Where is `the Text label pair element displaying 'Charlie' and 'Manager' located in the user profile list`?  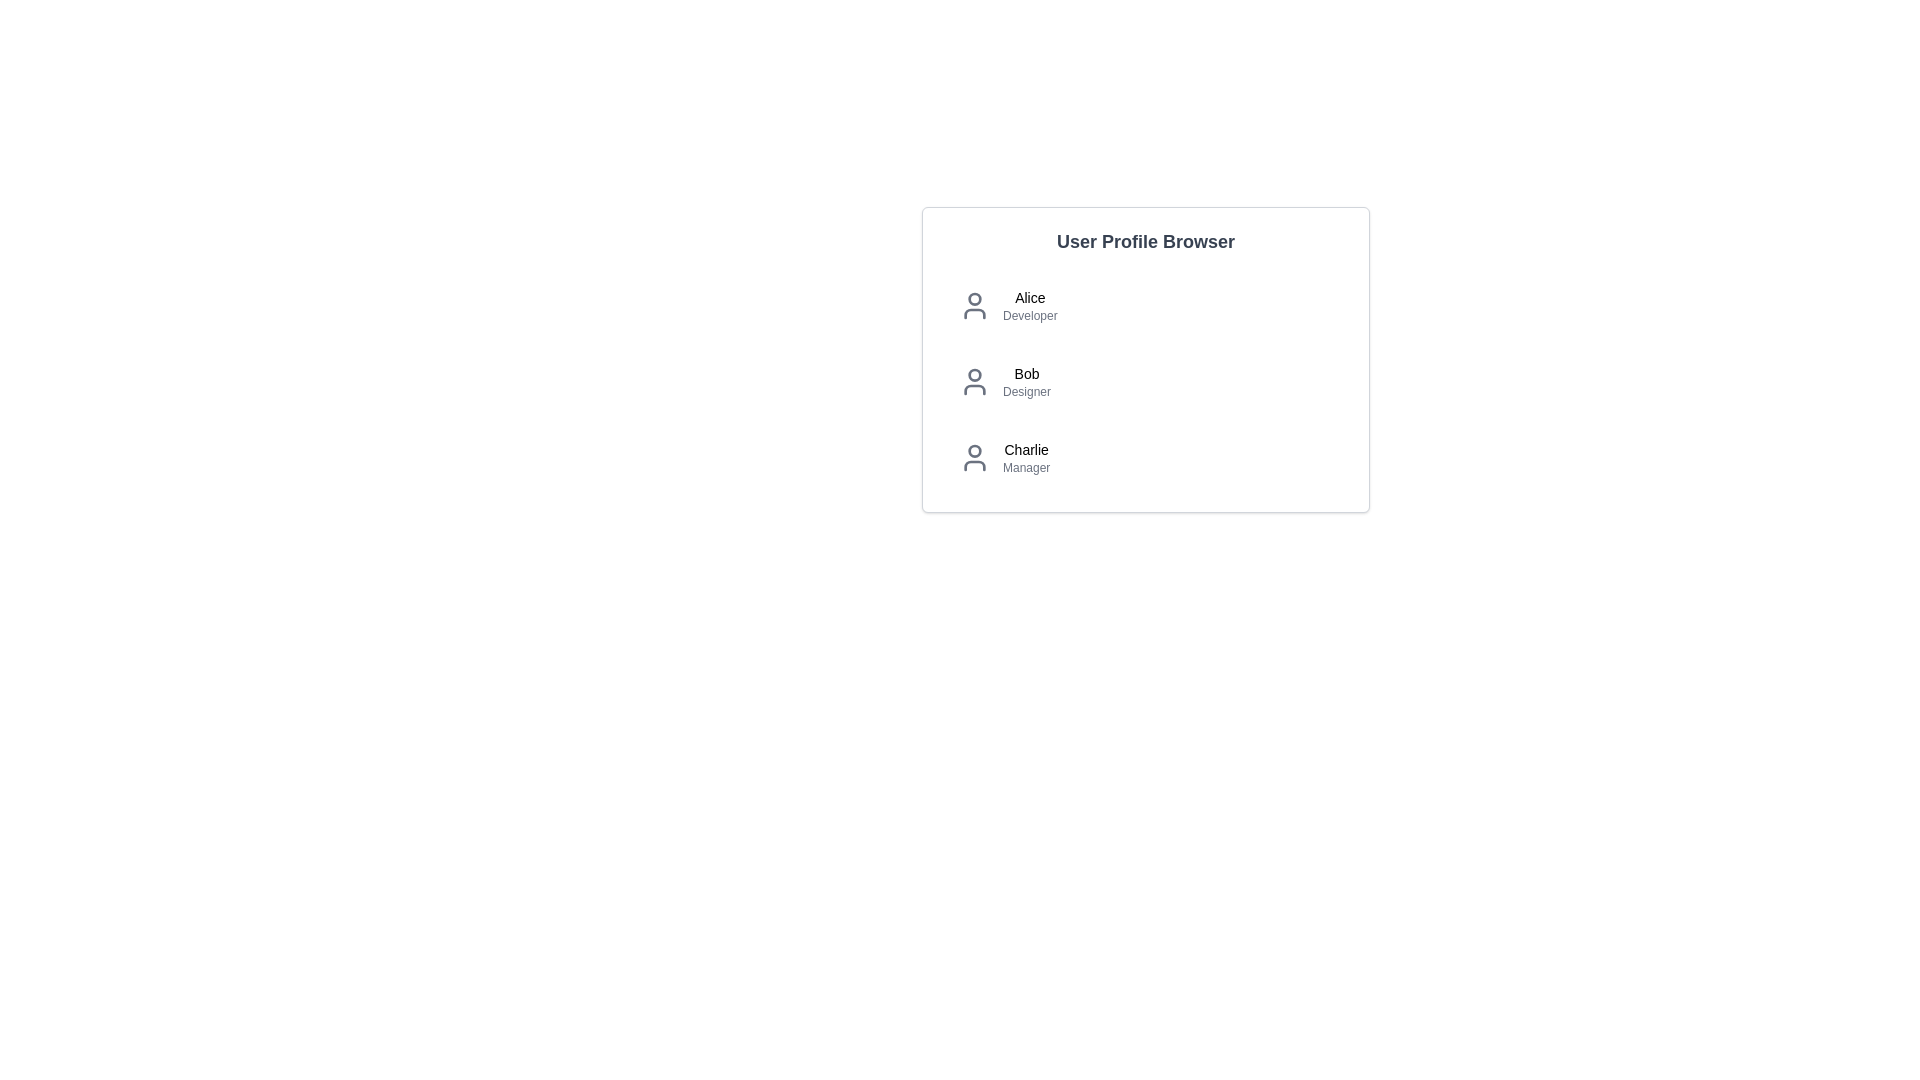
the Text label pair element displaying 'Charlie' and 'Manager' located in the user profile list is located at coordinates (1026, 458).